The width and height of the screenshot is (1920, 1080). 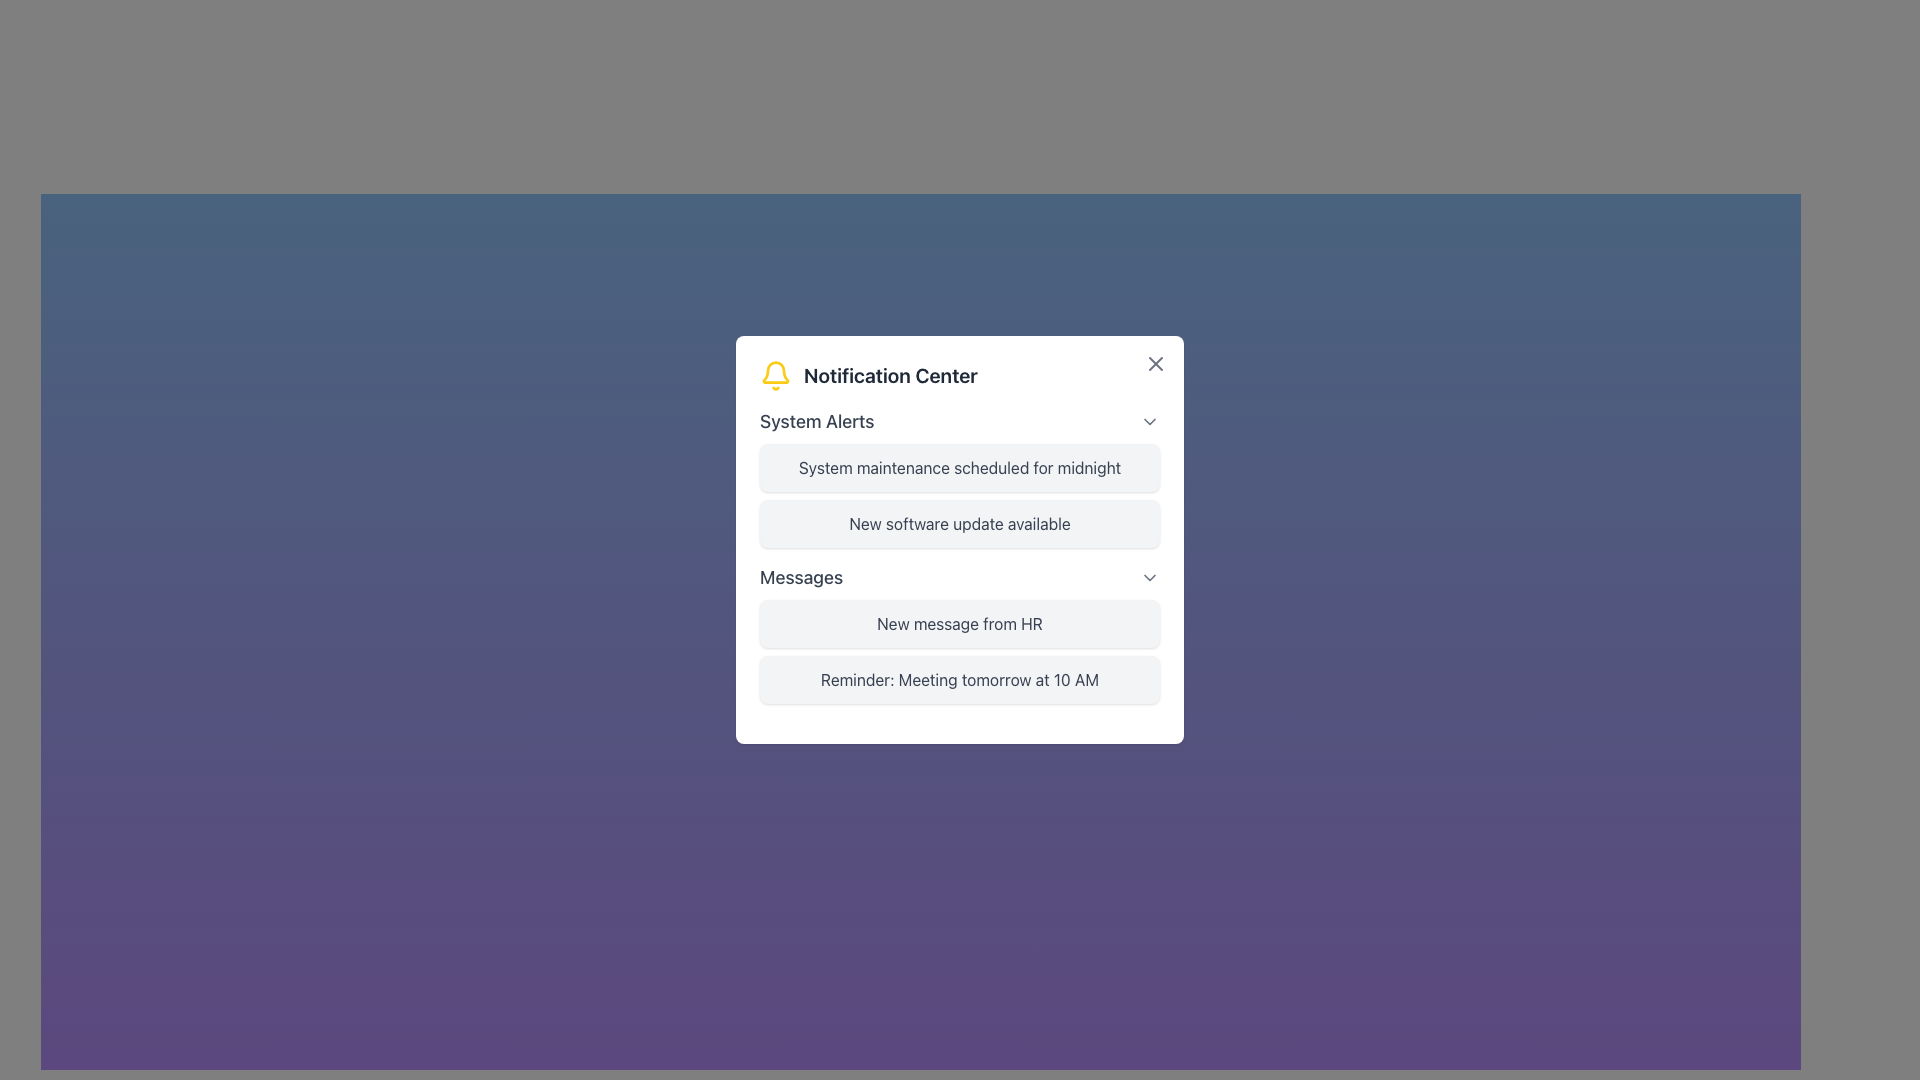 I want to click on the text box labeled 'Reminder: Meeting tomorrow at 10 AM' to trigger a background color change, so click(x=960, y=678).